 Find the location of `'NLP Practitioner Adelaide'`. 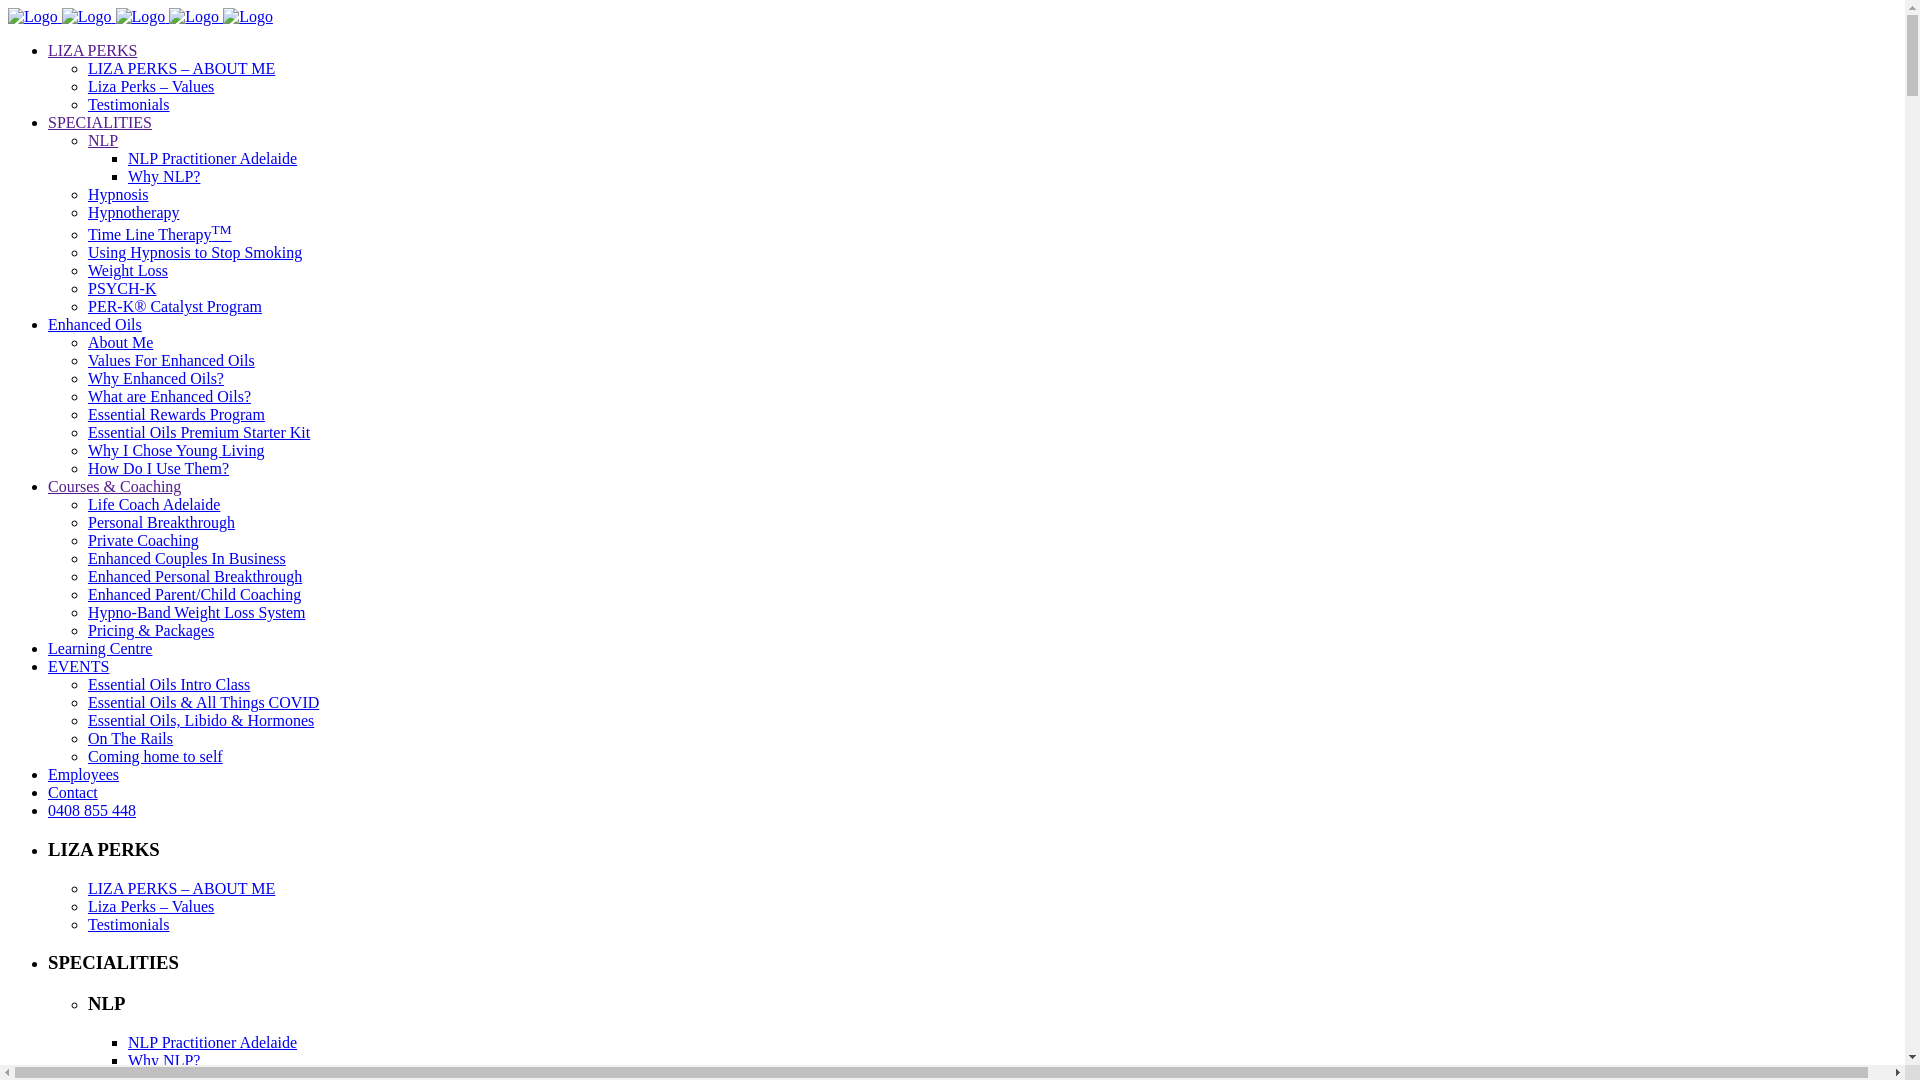

'NLP Practitioner Adelaide' is located at coordinates (212, 1041).